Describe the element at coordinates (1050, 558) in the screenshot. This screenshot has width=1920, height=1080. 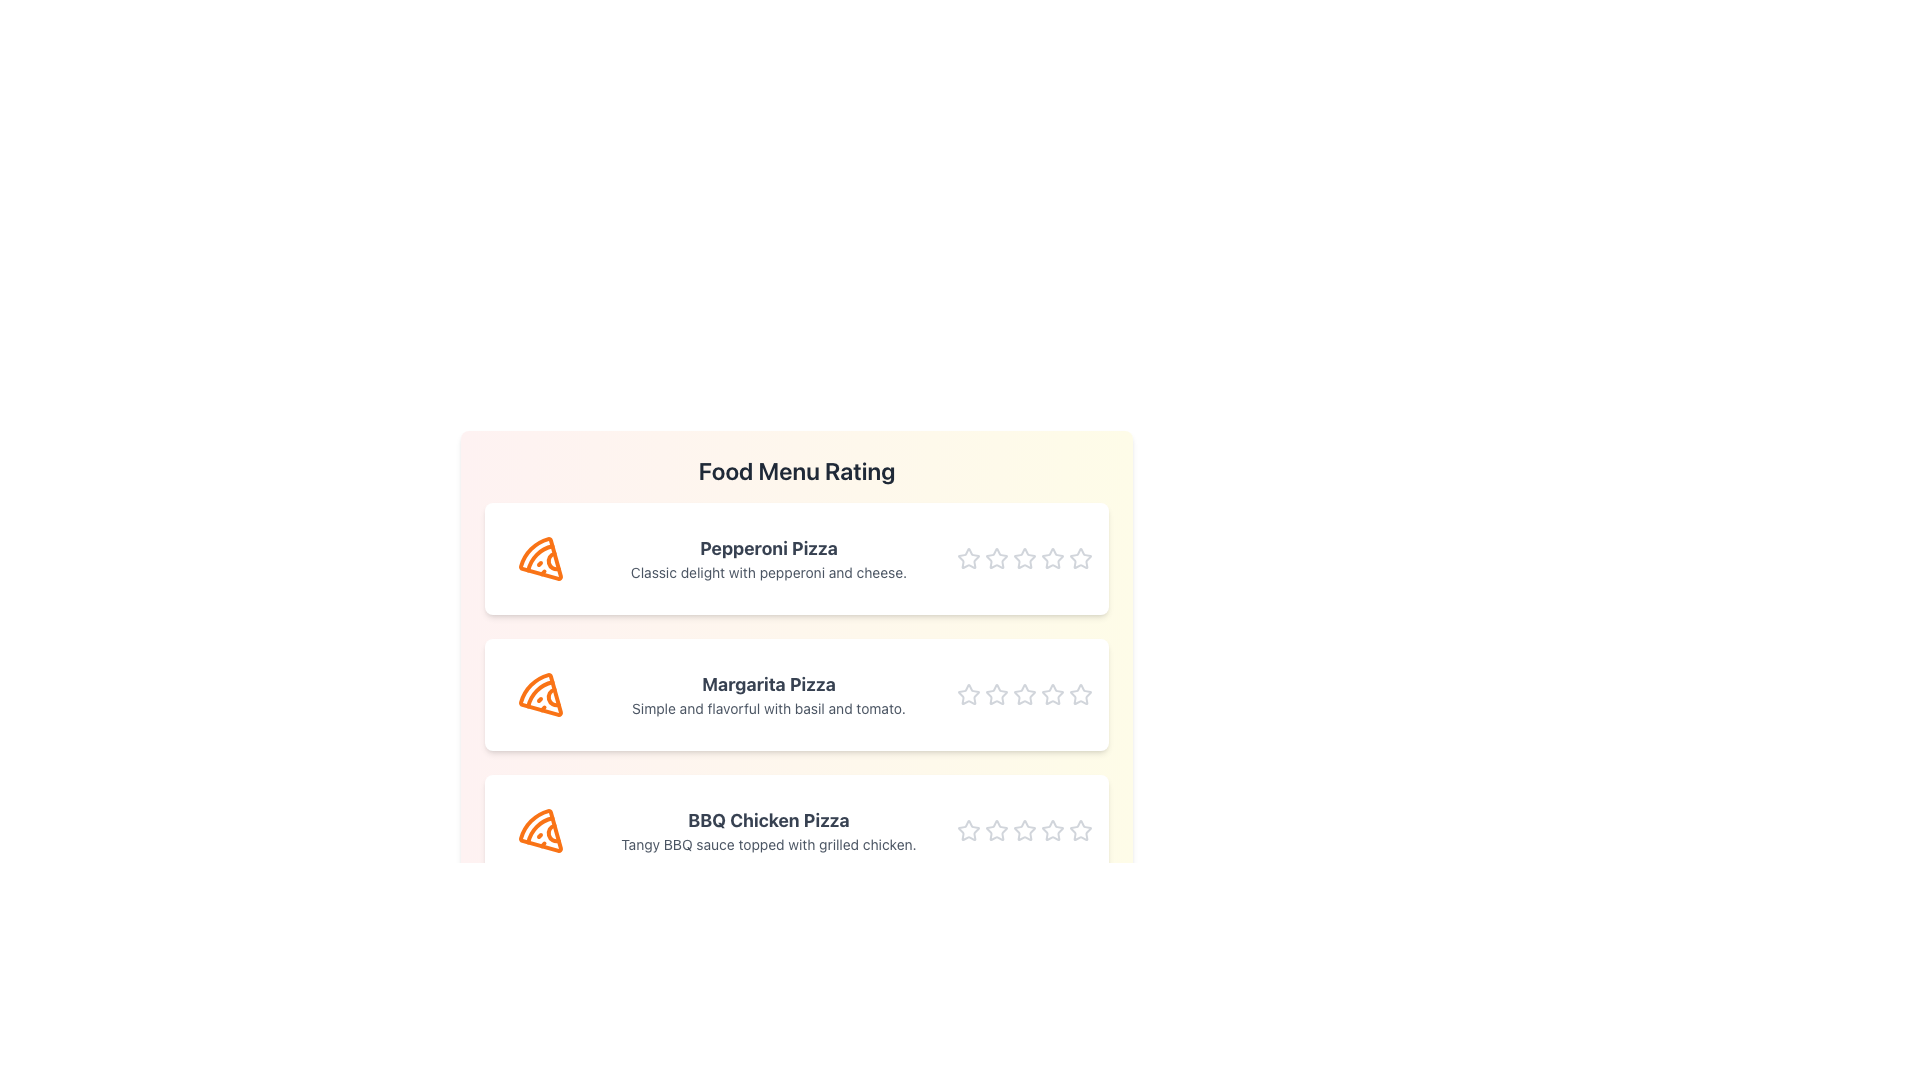
I see `the fourth star-shaped icon in the row for rating the 'Pepperoni Pizza' menu item` at that location.